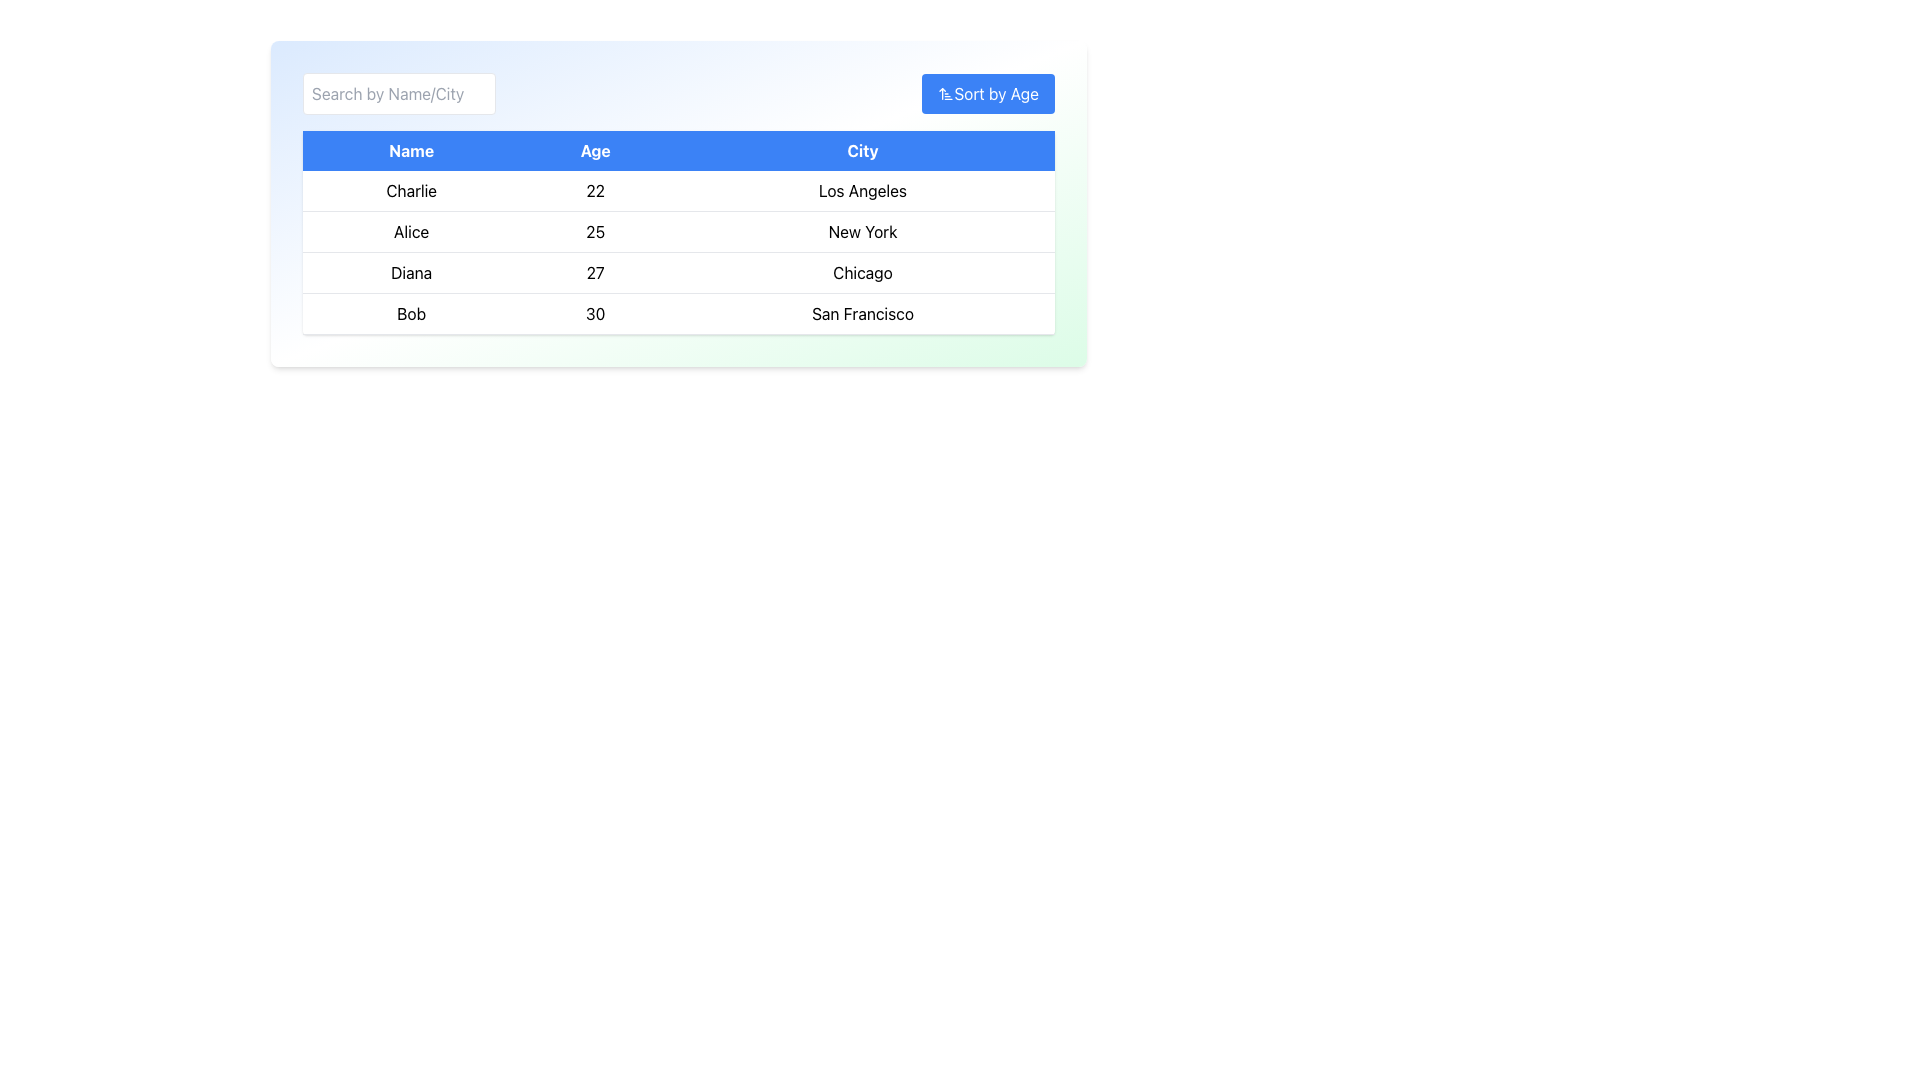 This screenshot has width=1920, height=1080. I want to click on the table row containing information about the person named 'Alice', who is 25 years old and lives in New York, so click(678, 230).